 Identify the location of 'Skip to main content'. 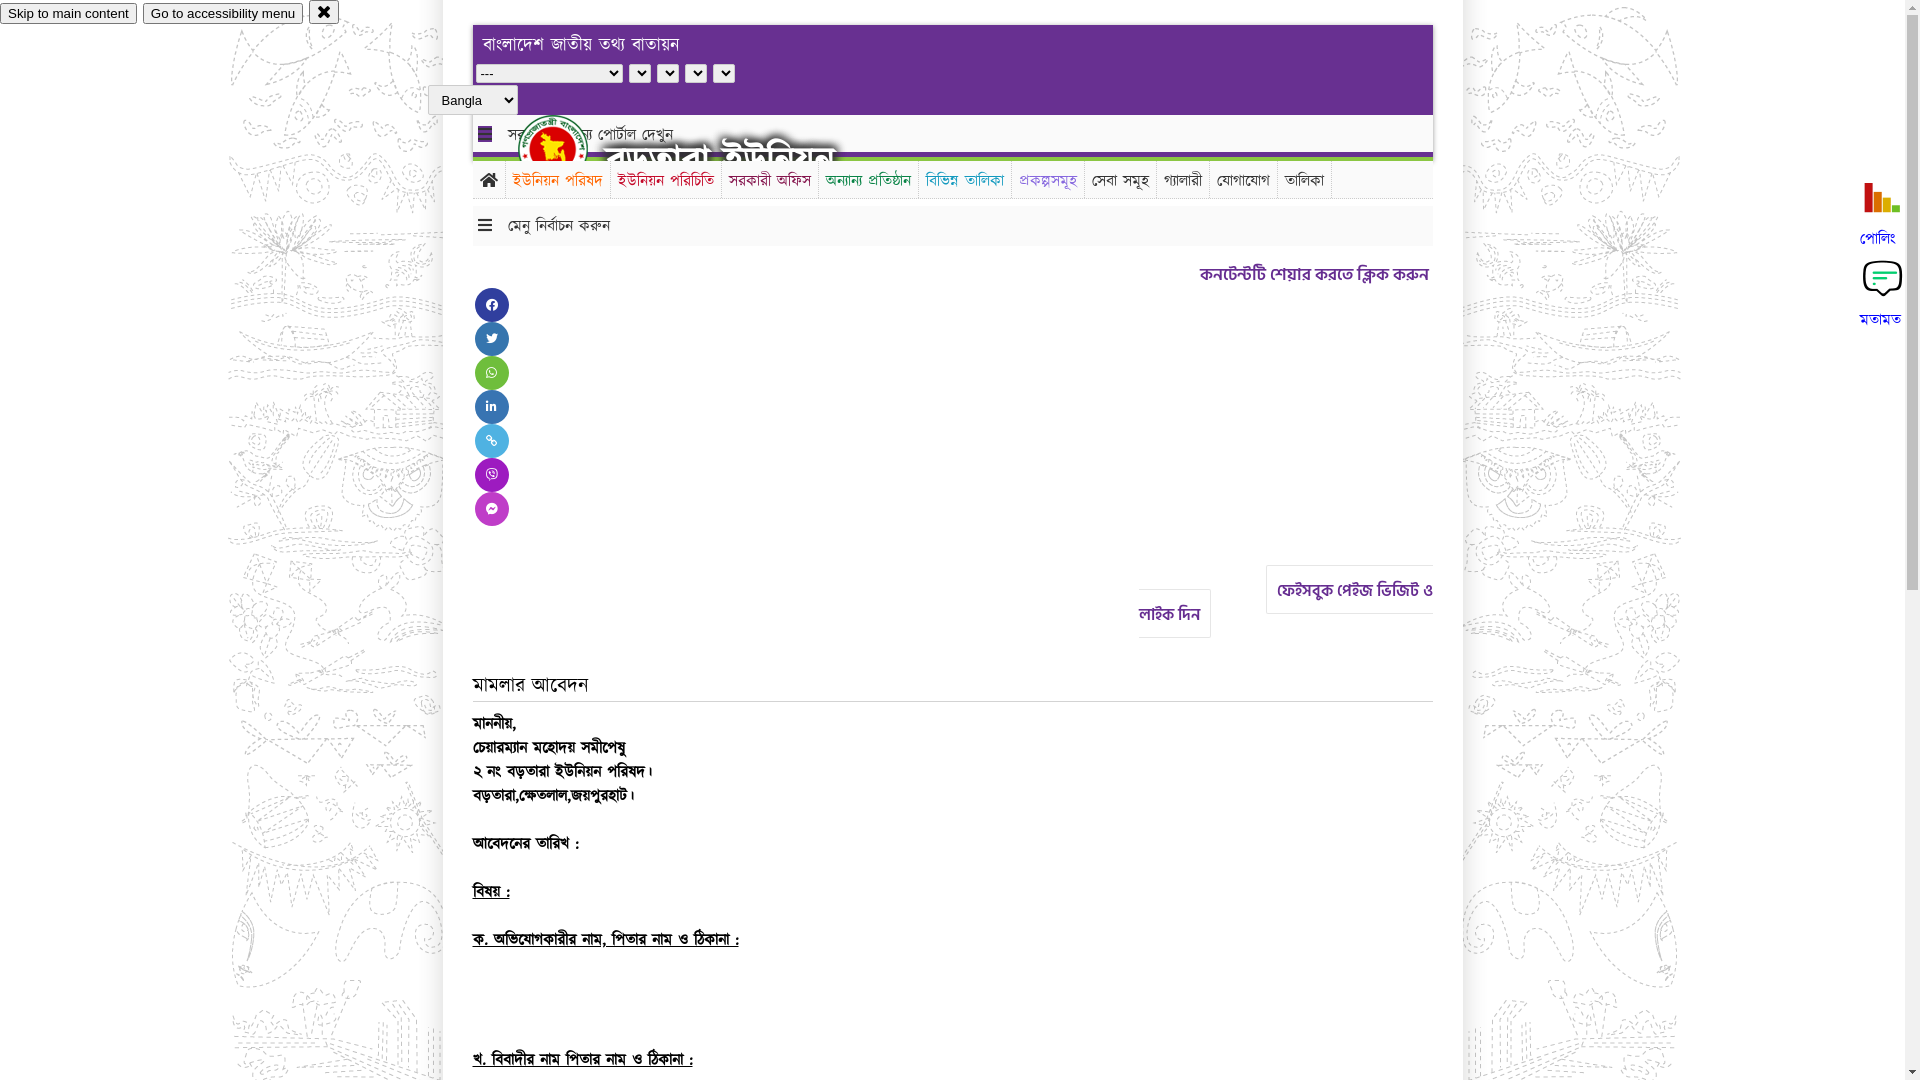
(68, 13).